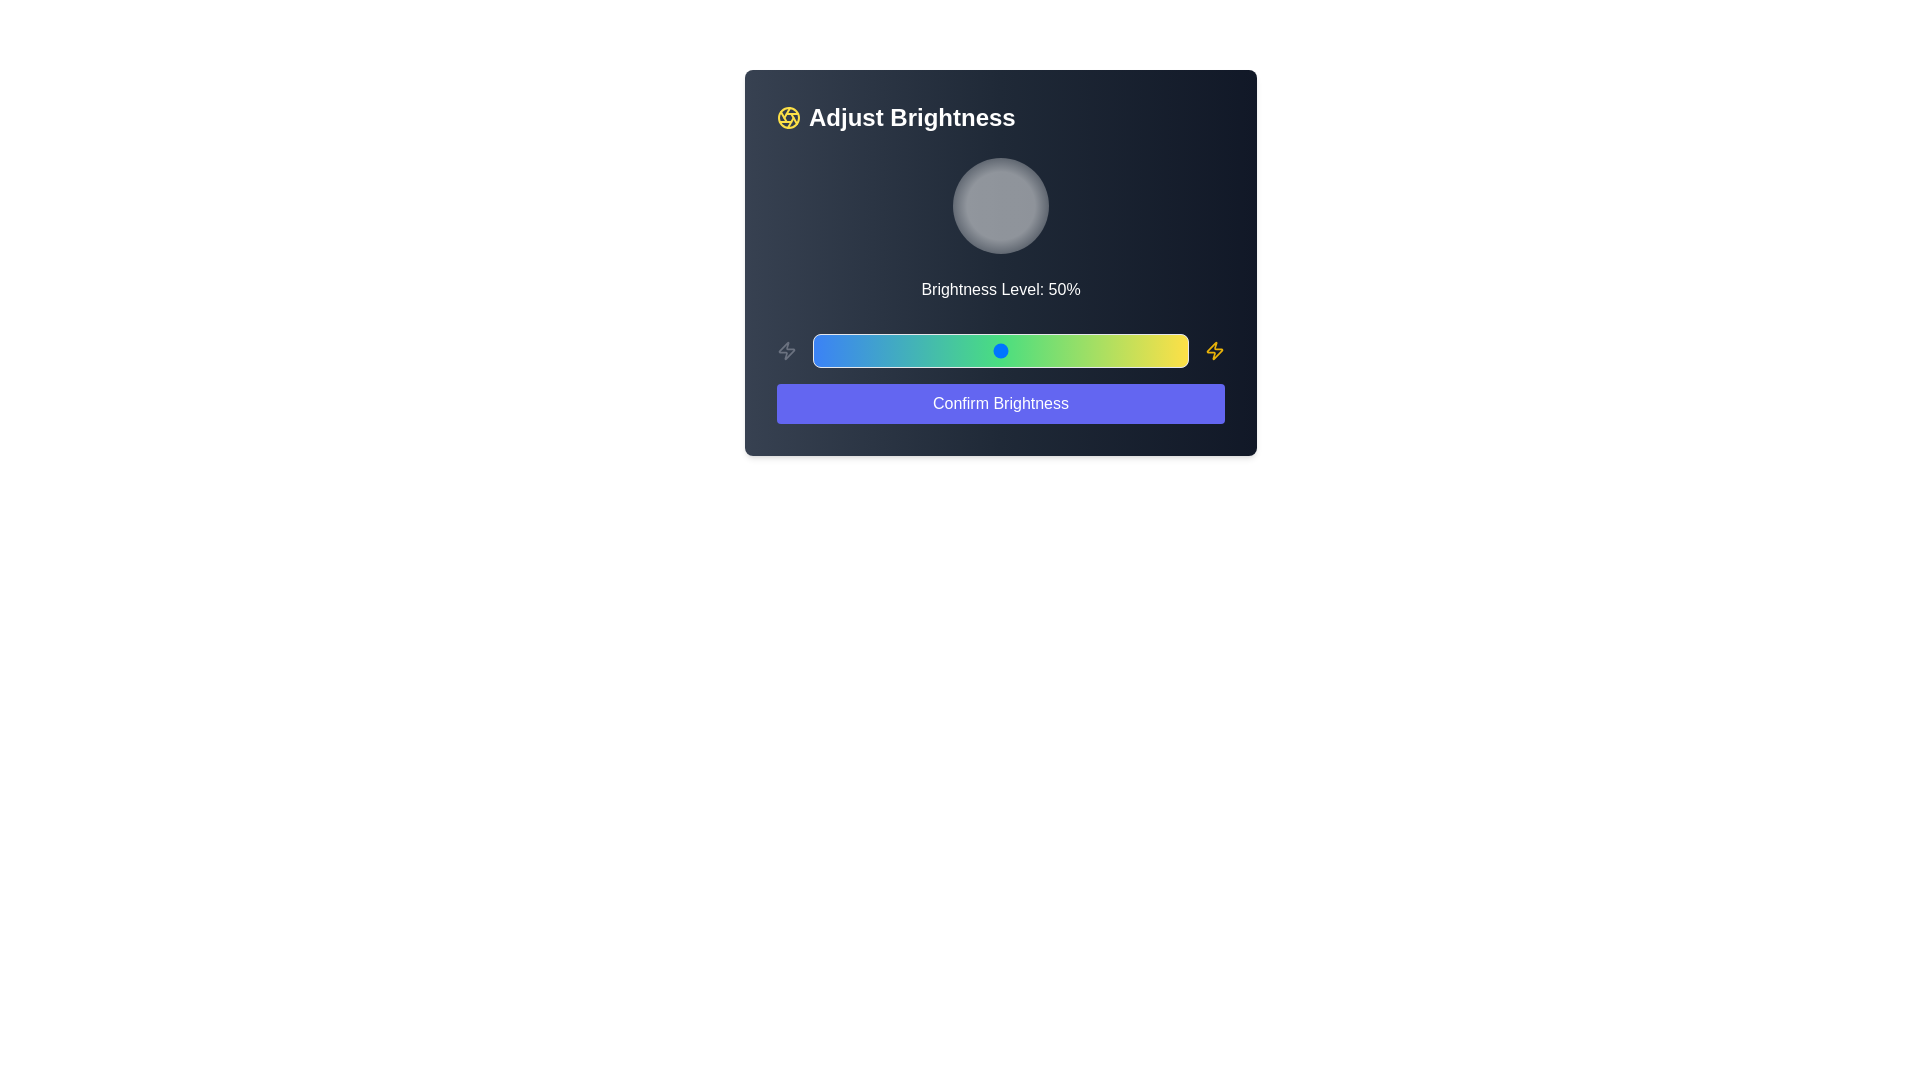  Describe the element at coordinates (1136, 350) in the screenshot. I see `the brightness slider to 86%` at that location.